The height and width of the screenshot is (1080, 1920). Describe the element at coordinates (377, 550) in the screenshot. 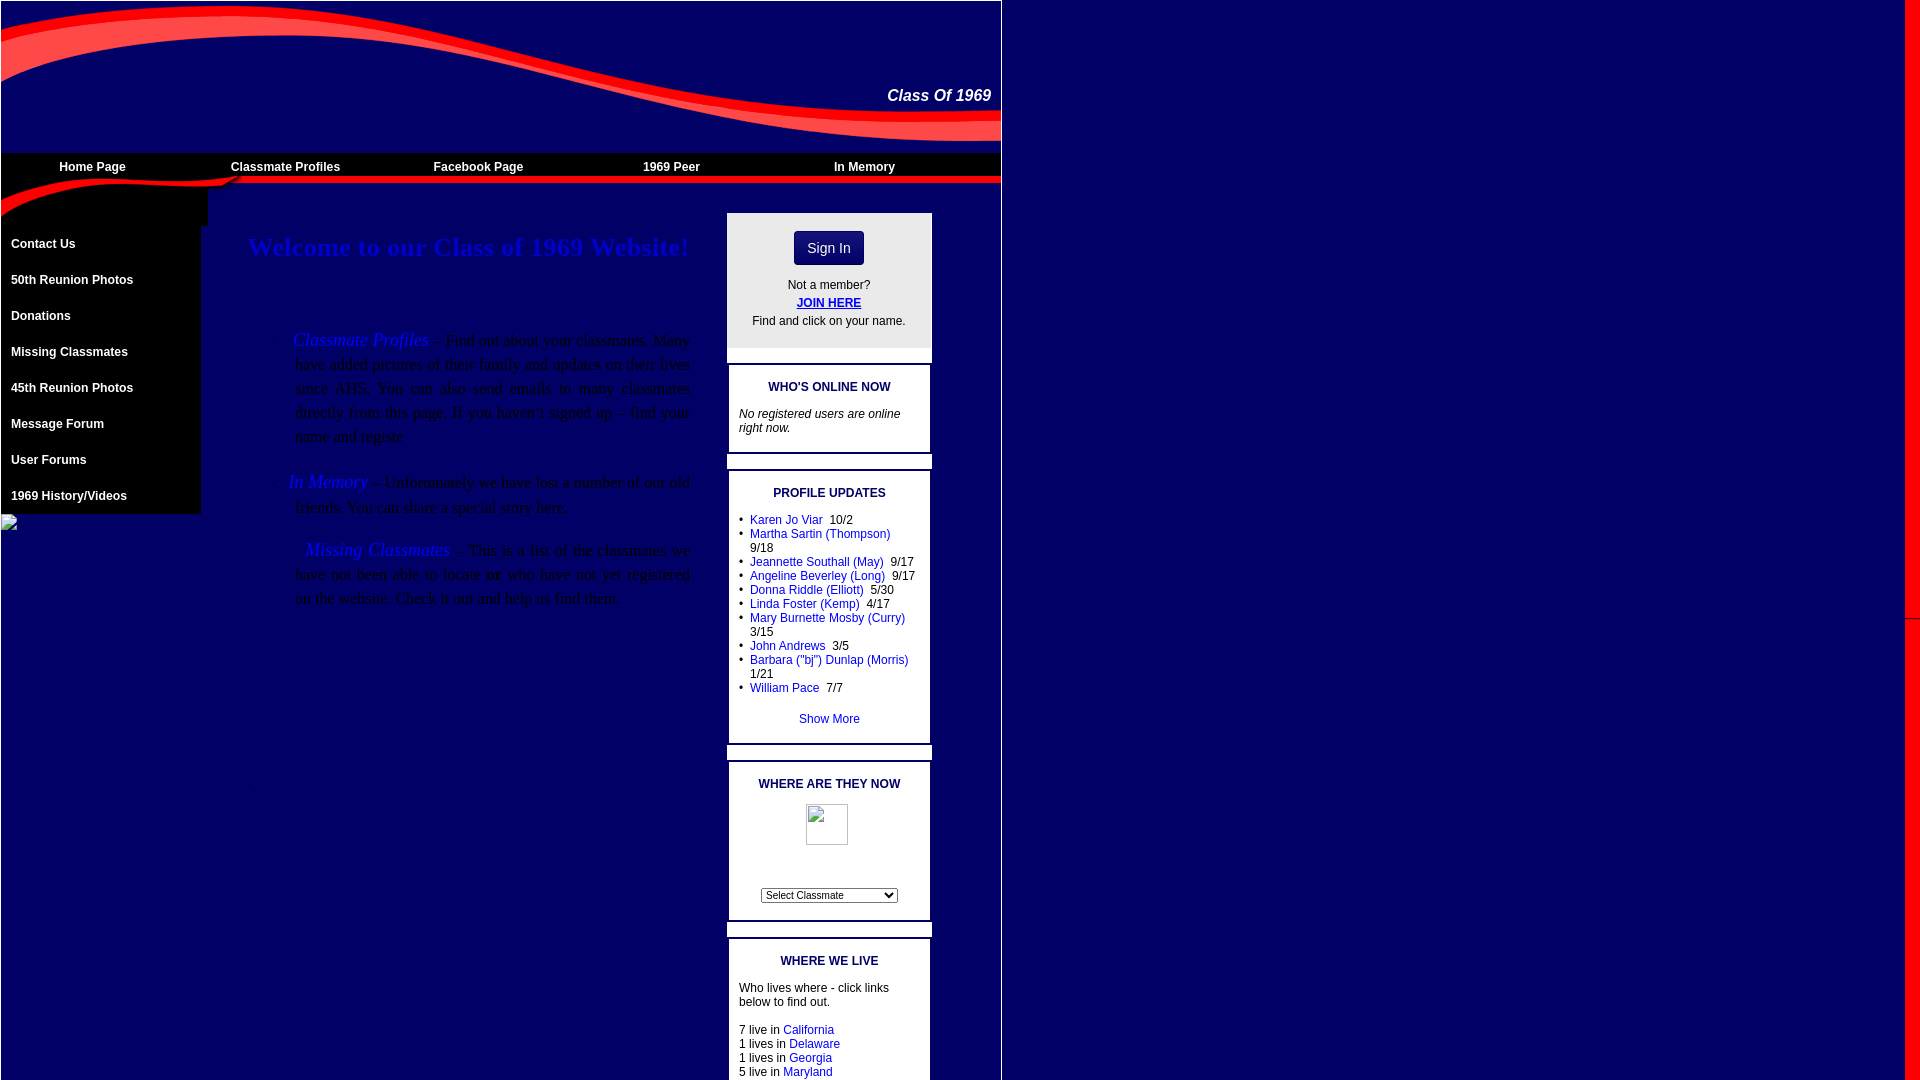

I see `'Missing Classmates'` at that location.